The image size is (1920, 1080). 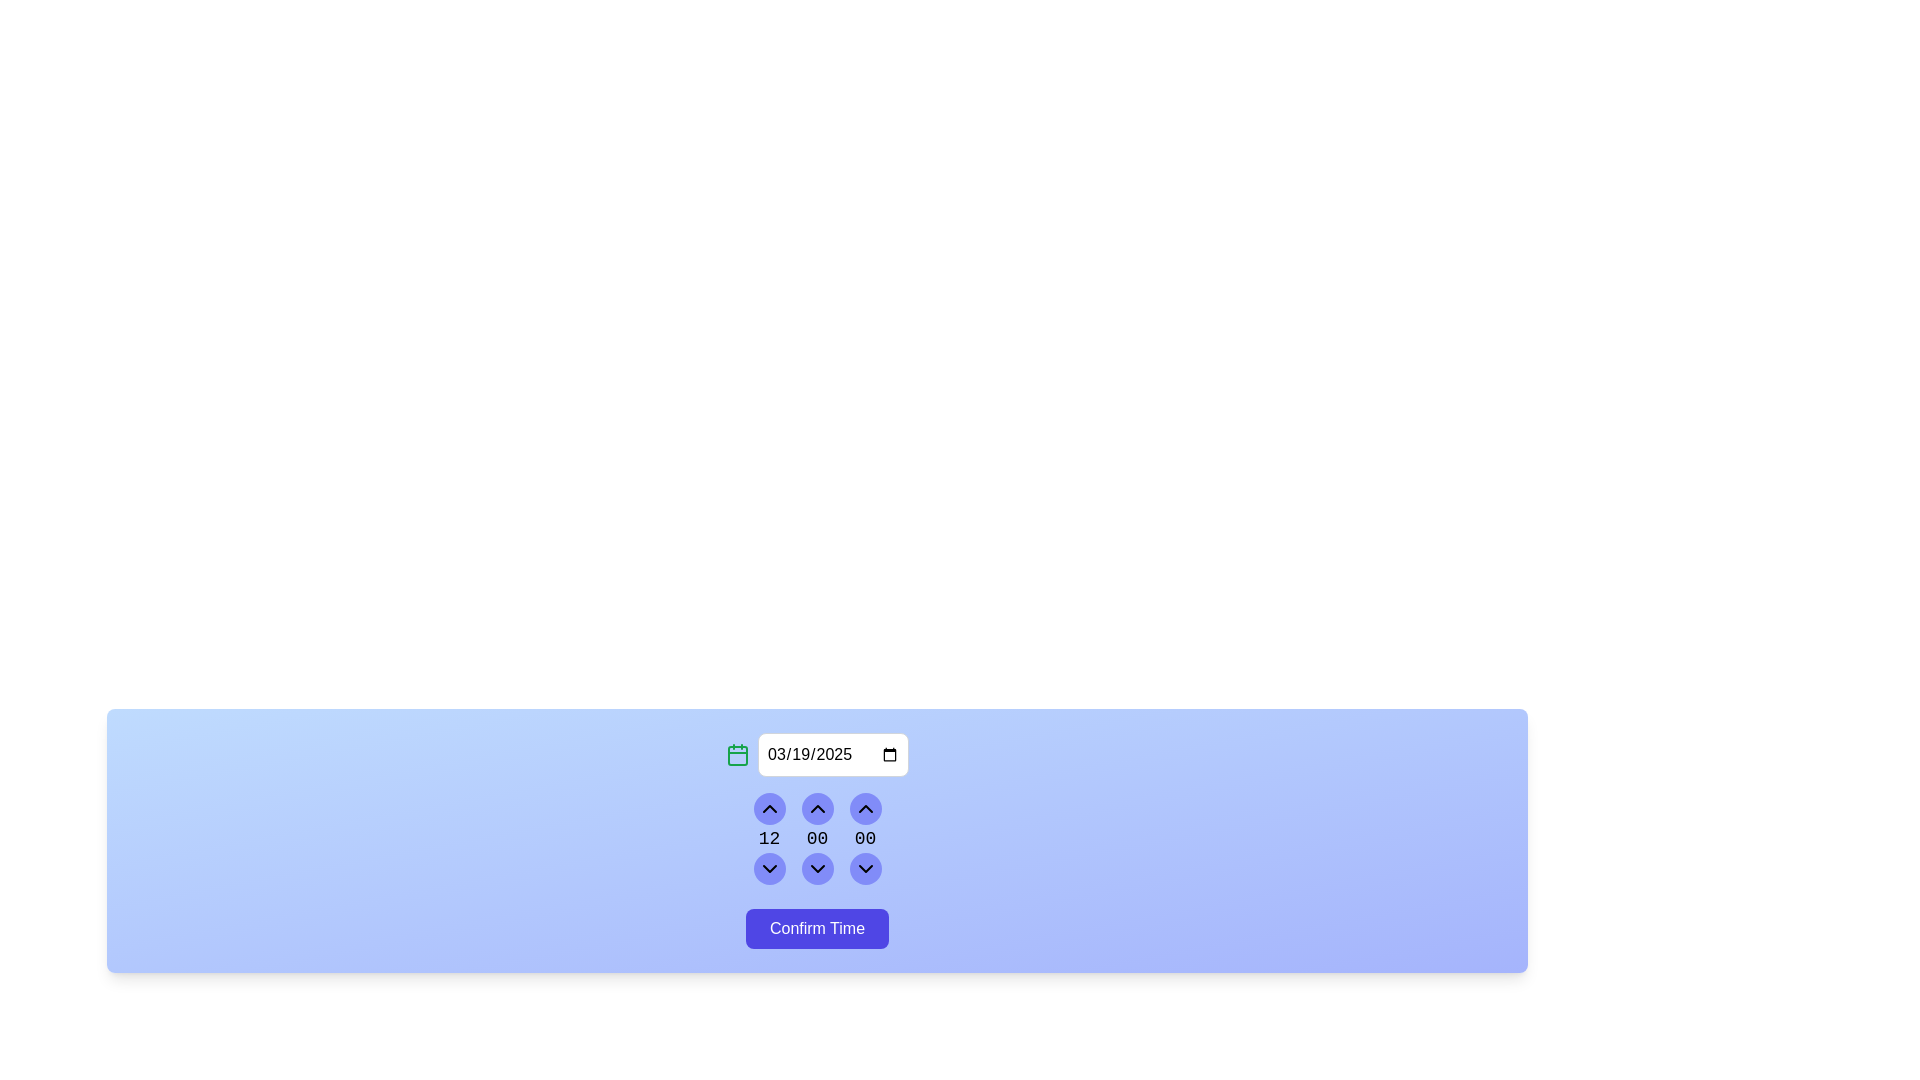 What do you see at coordinates (817, 839) in the screenshot?
I see `the text display labeled '00' which is styled in a monospaced font and located between upward and downward arrow icons in a vertical column` at bounding box center [817, 839].